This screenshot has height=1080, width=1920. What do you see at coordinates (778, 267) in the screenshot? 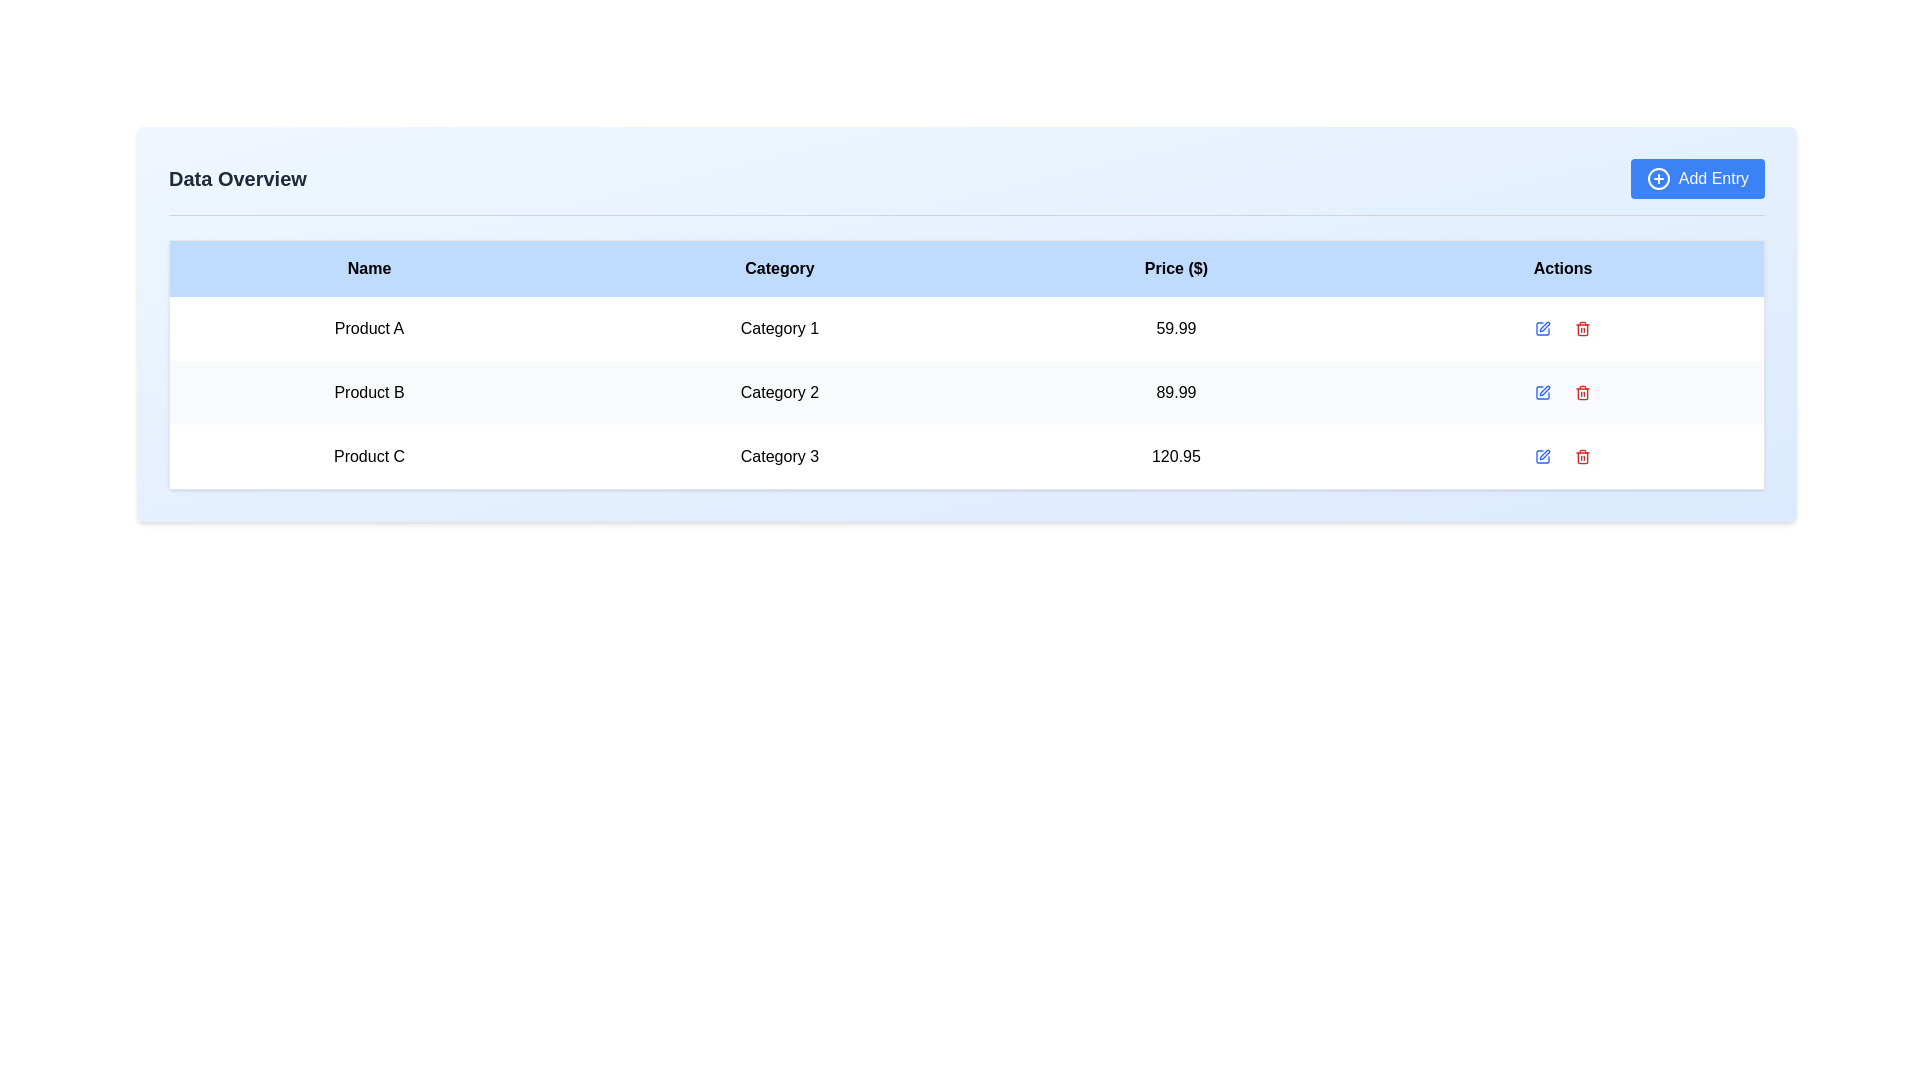
I see `the header label for the 'Category' column, which is the second column title in the table header, positioned between 'Name' and 'Price ($)'` at bounding box center [778, 267].